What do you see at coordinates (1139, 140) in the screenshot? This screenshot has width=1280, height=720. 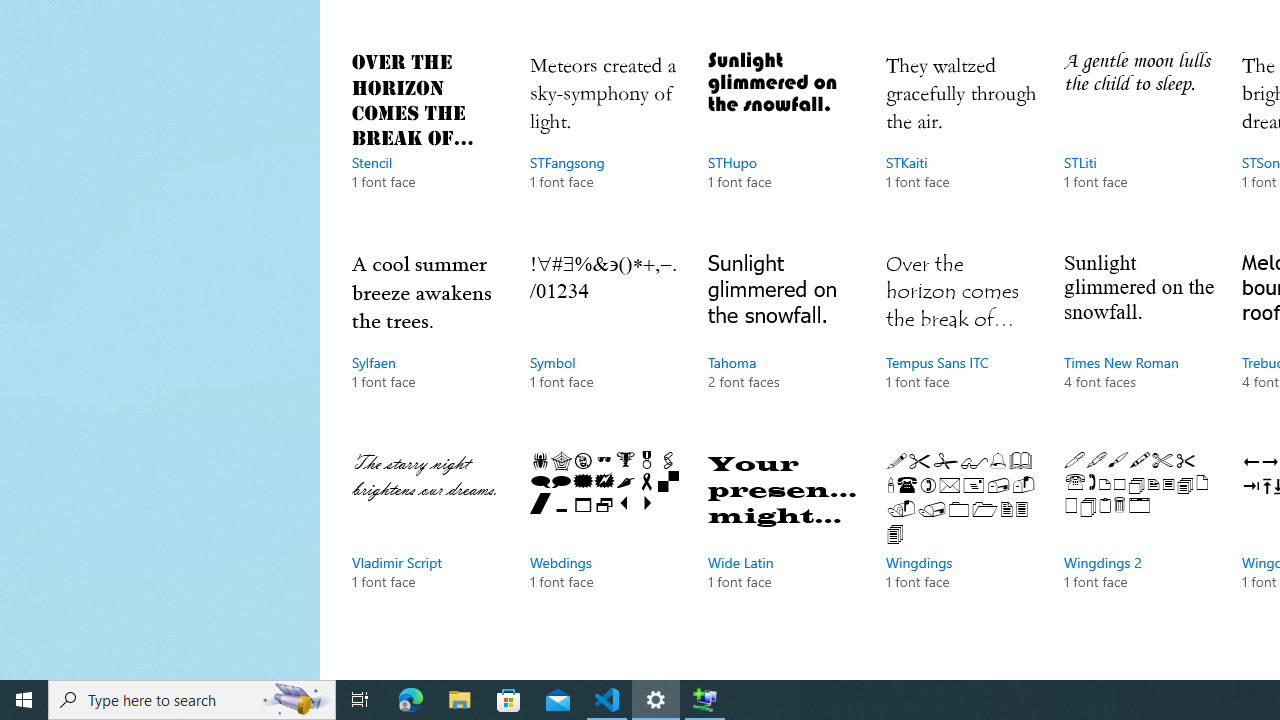 I see `'STLiti, 1 font face'` at bounding box center [1139, 140].